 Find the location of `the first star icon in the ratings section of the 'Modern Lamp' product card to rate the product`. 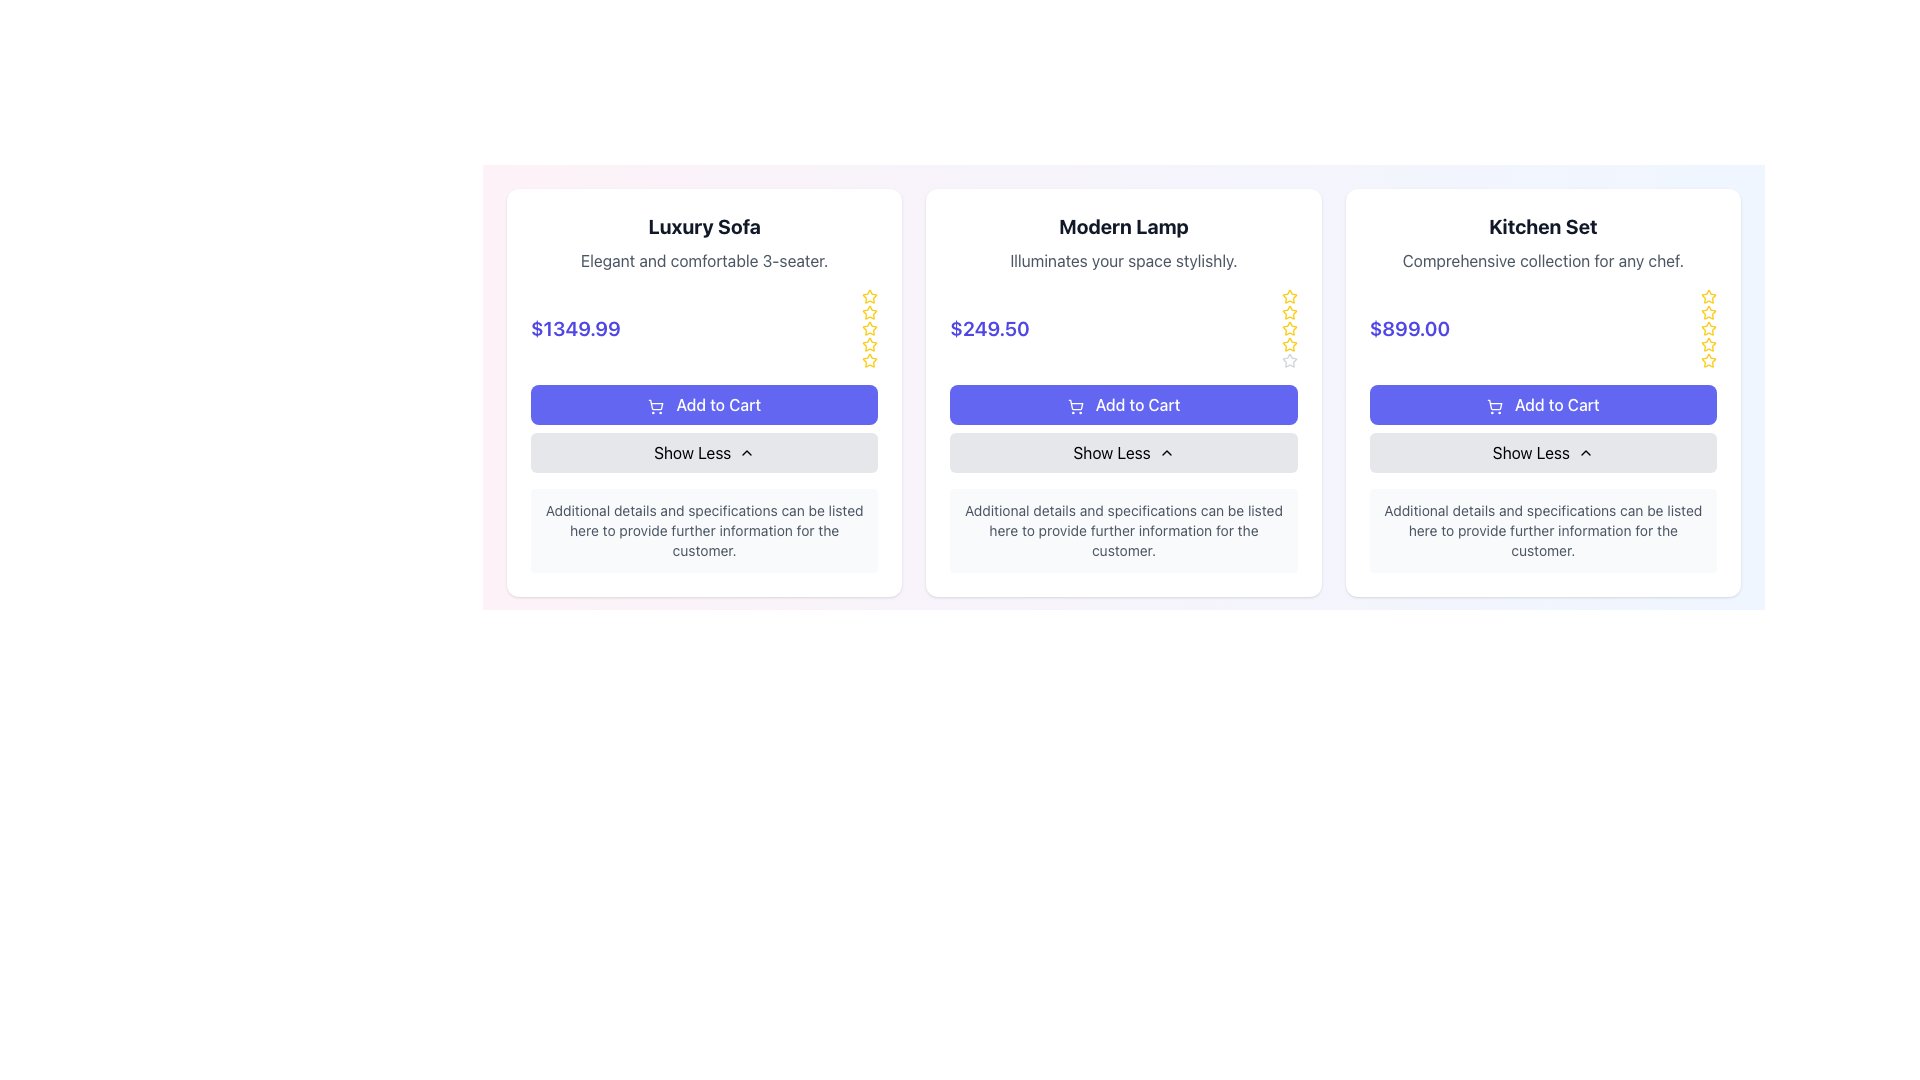

the first star icon in the ratings section of the 'Modern Lamp' product card to rate the product is located at coordinates (1289, 297).